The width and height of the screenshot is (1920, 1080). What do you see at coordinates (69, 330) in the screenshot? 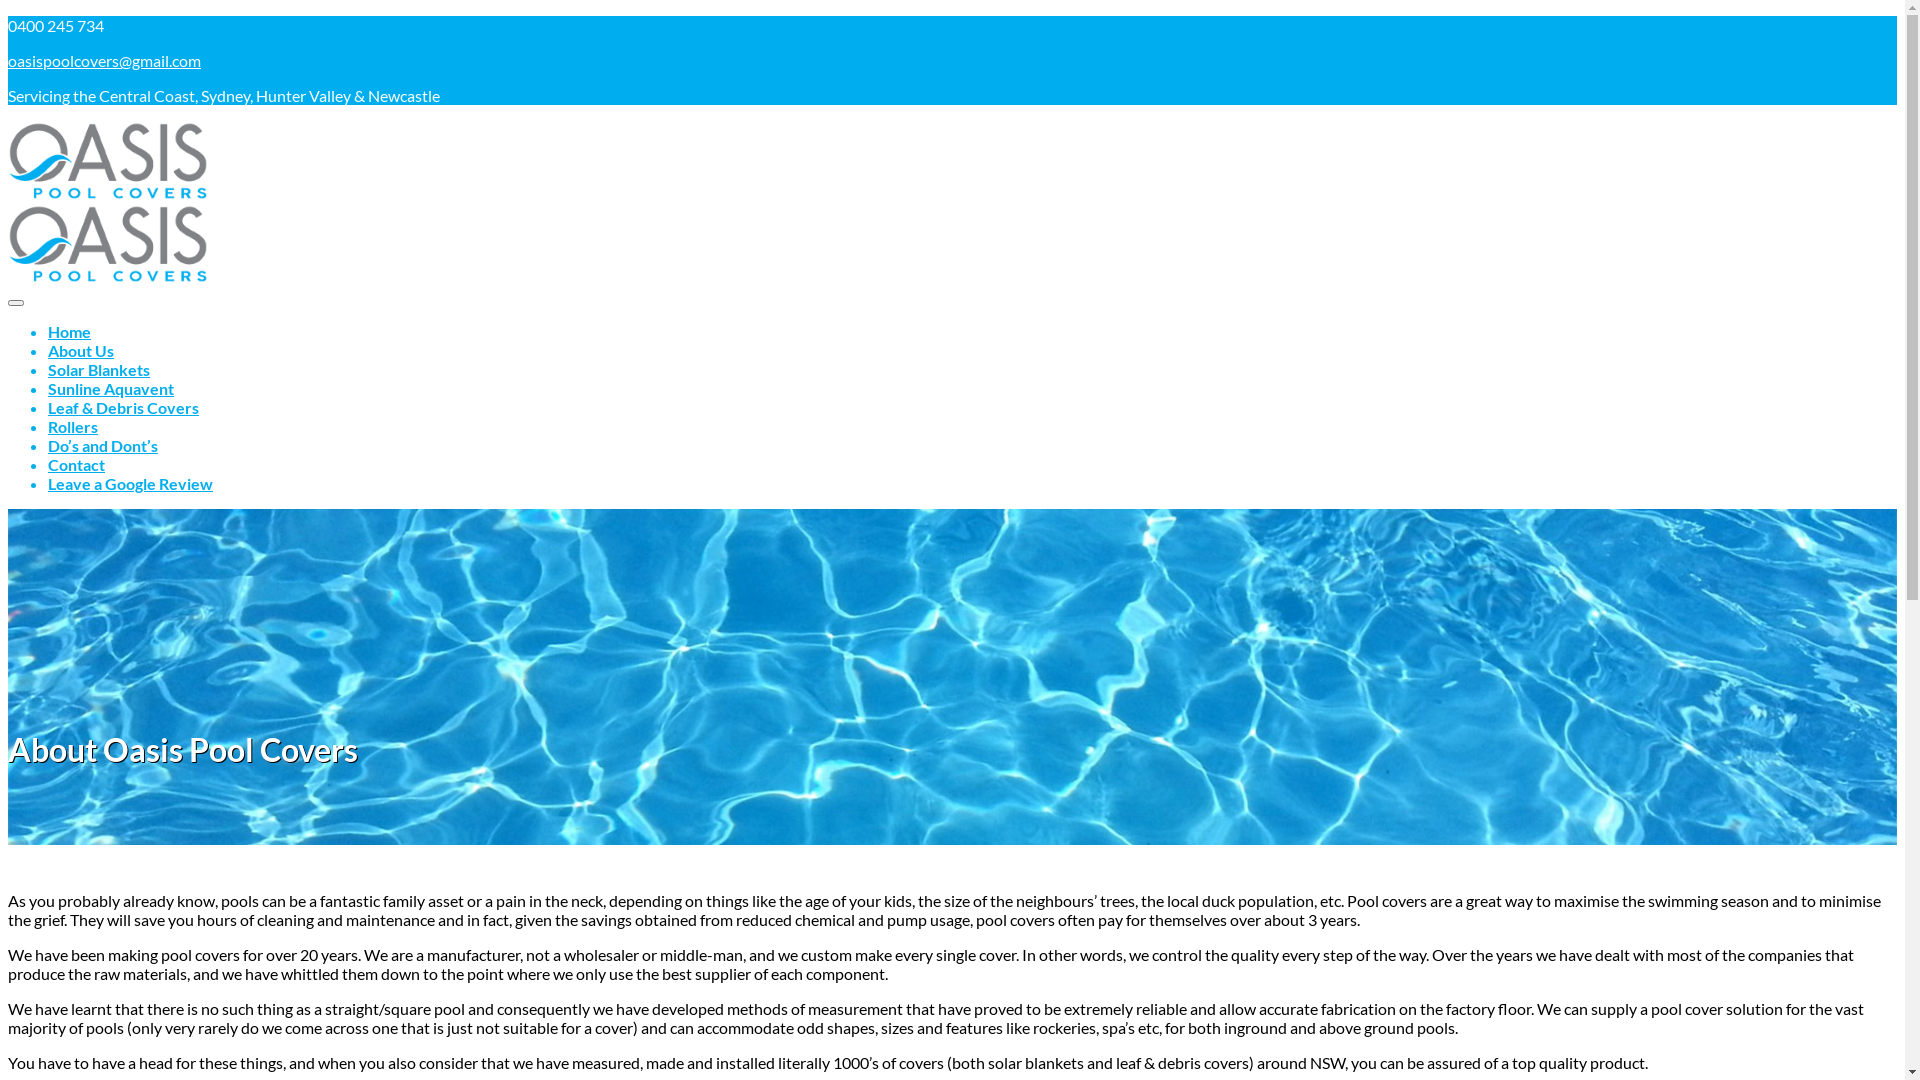
I see `'Home'` at bounding box center [69, 330].